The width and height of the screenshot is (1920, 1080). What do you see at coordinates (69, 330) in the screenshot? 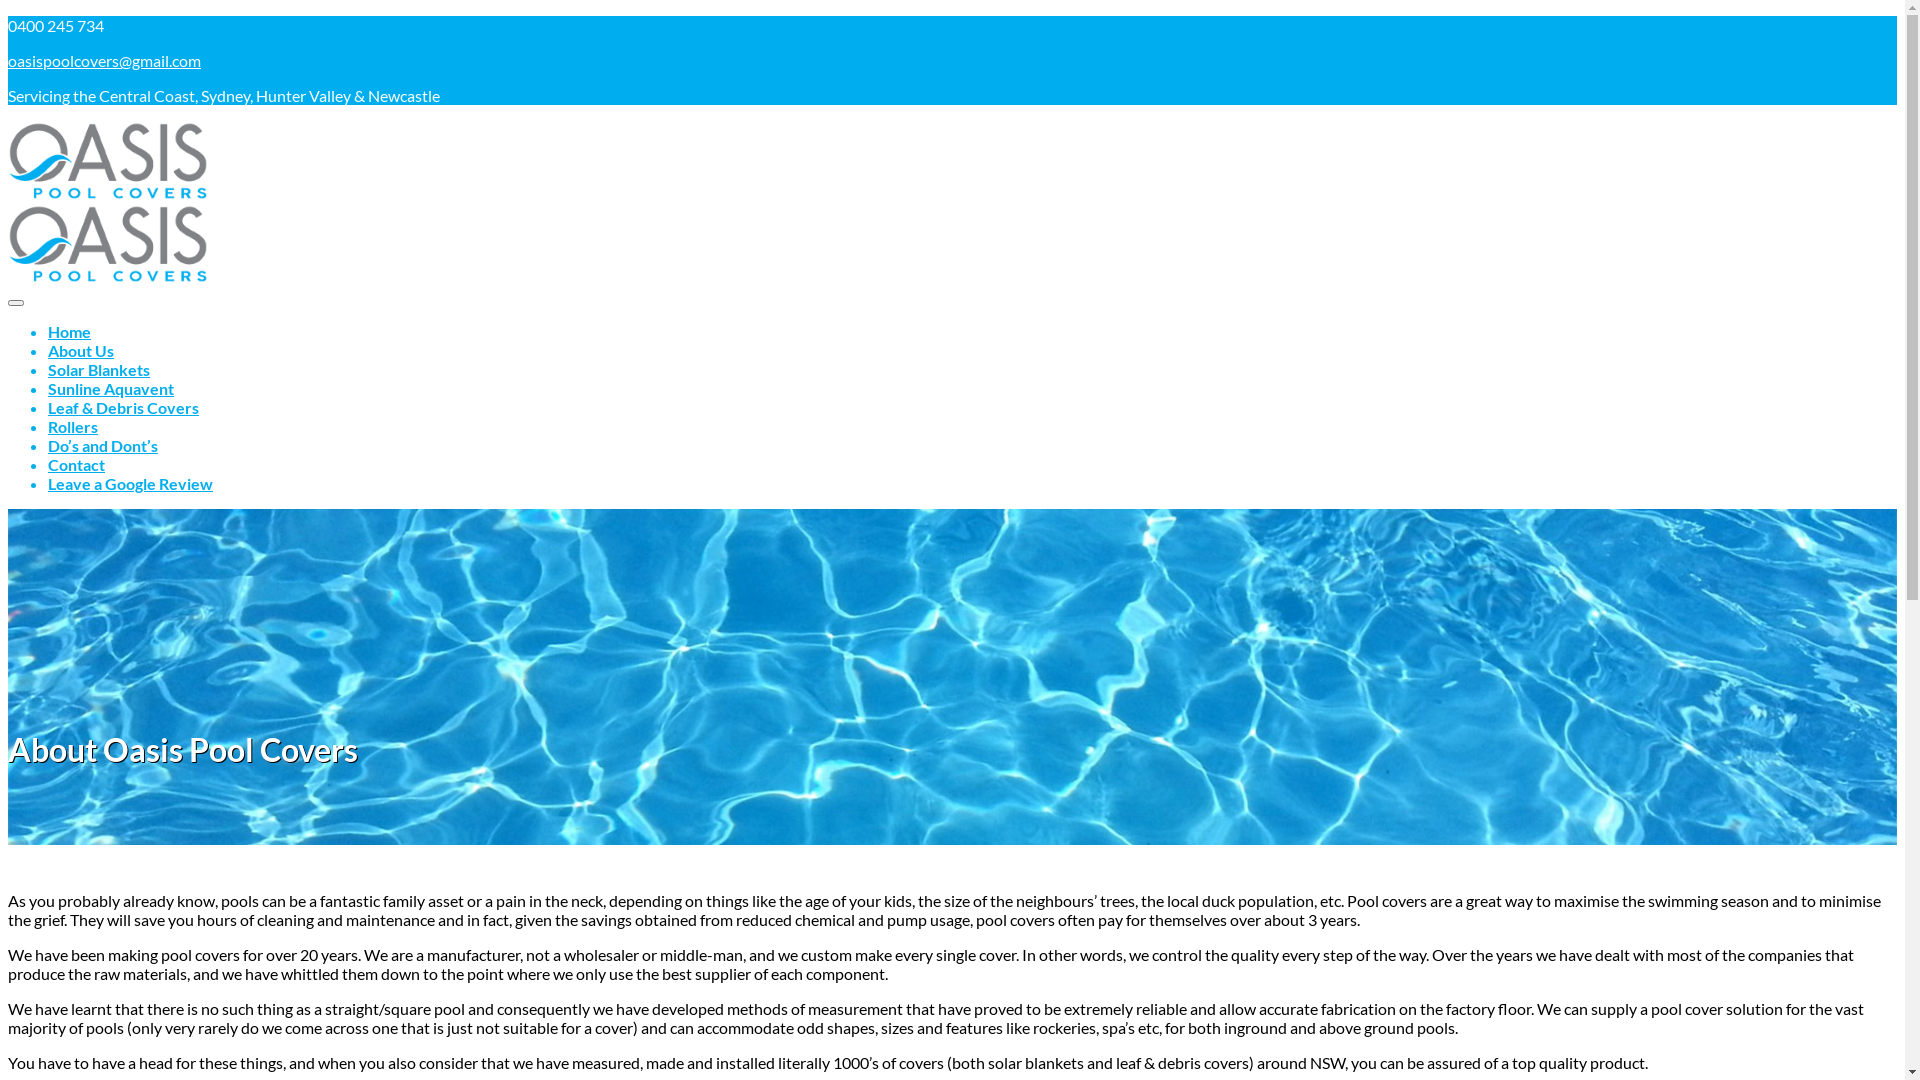
I see `'Home'` at bounding box center [69, 330].